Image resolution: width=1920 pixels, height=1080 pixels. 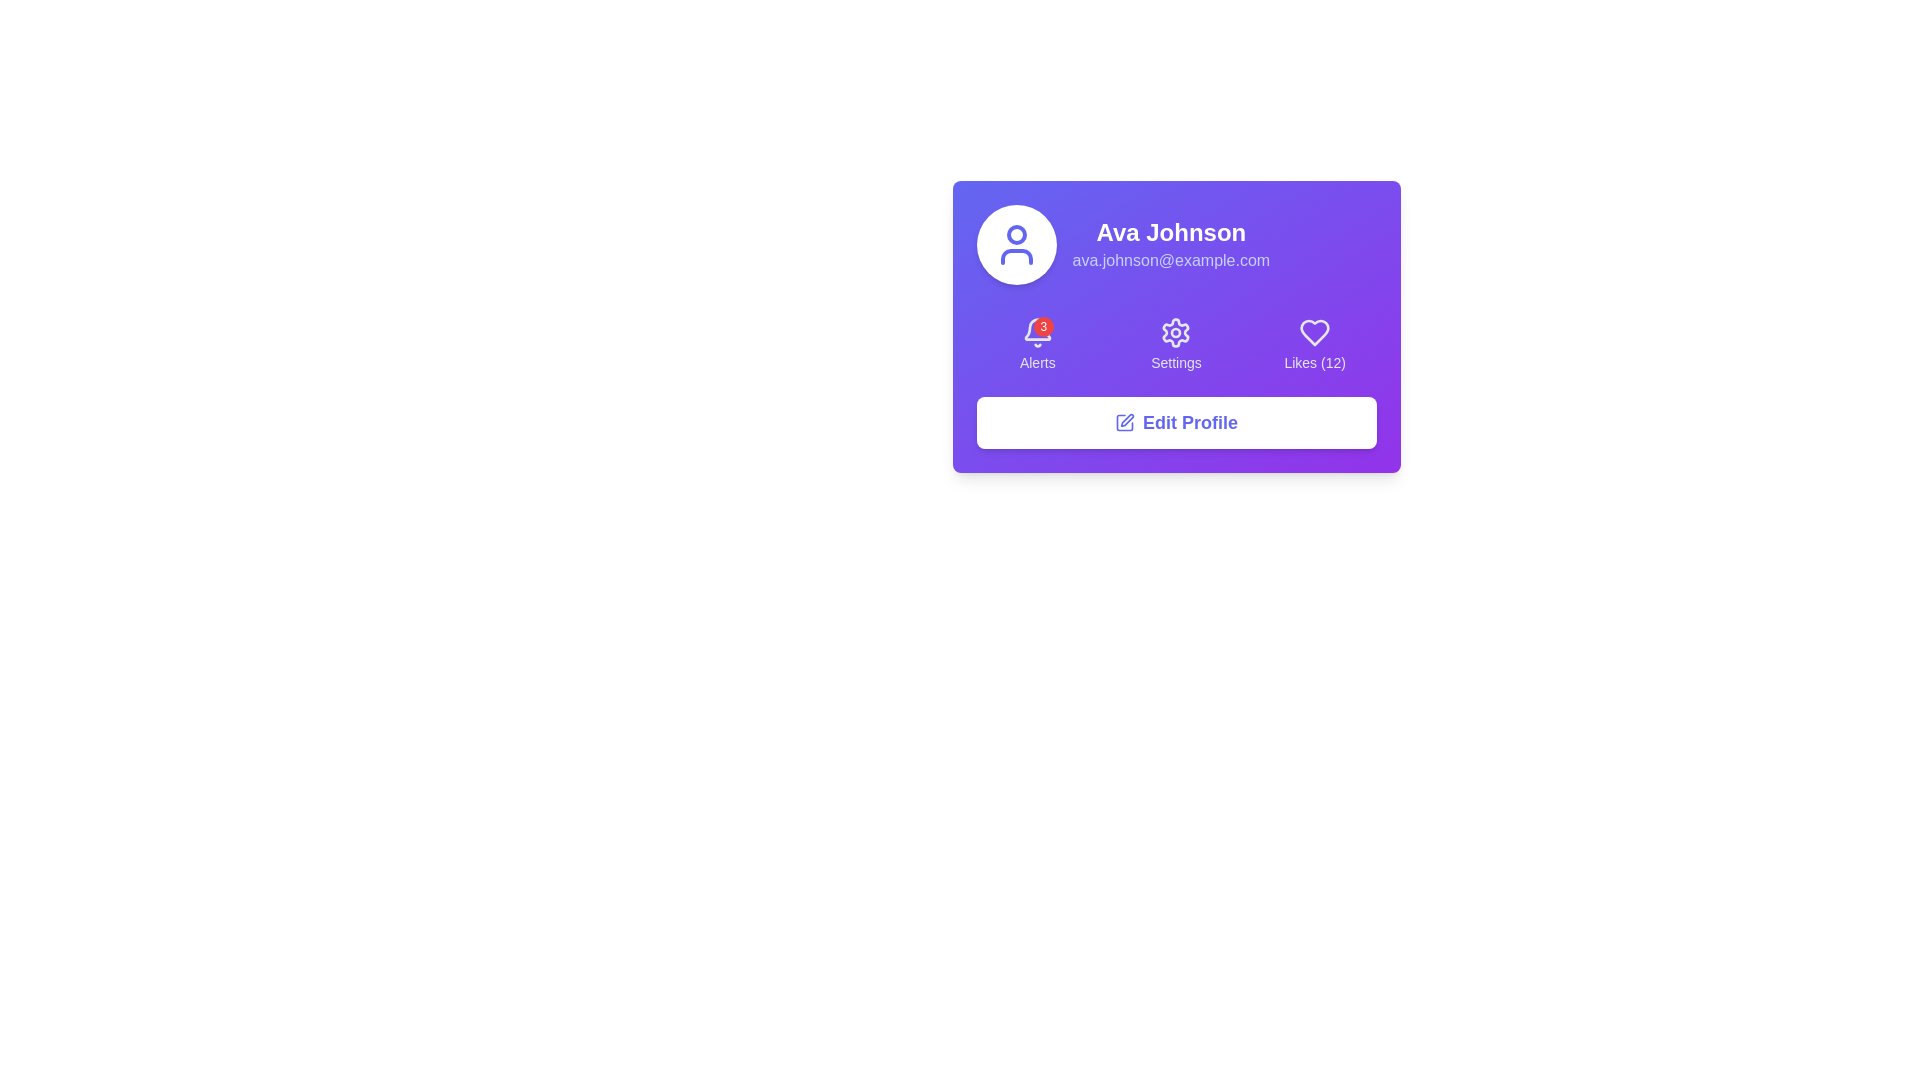 I want to click on to select the profile represented by the circular user icon and the name 'Ava Johnson' in the Profile Information Display, so click(x=1176, y=244).